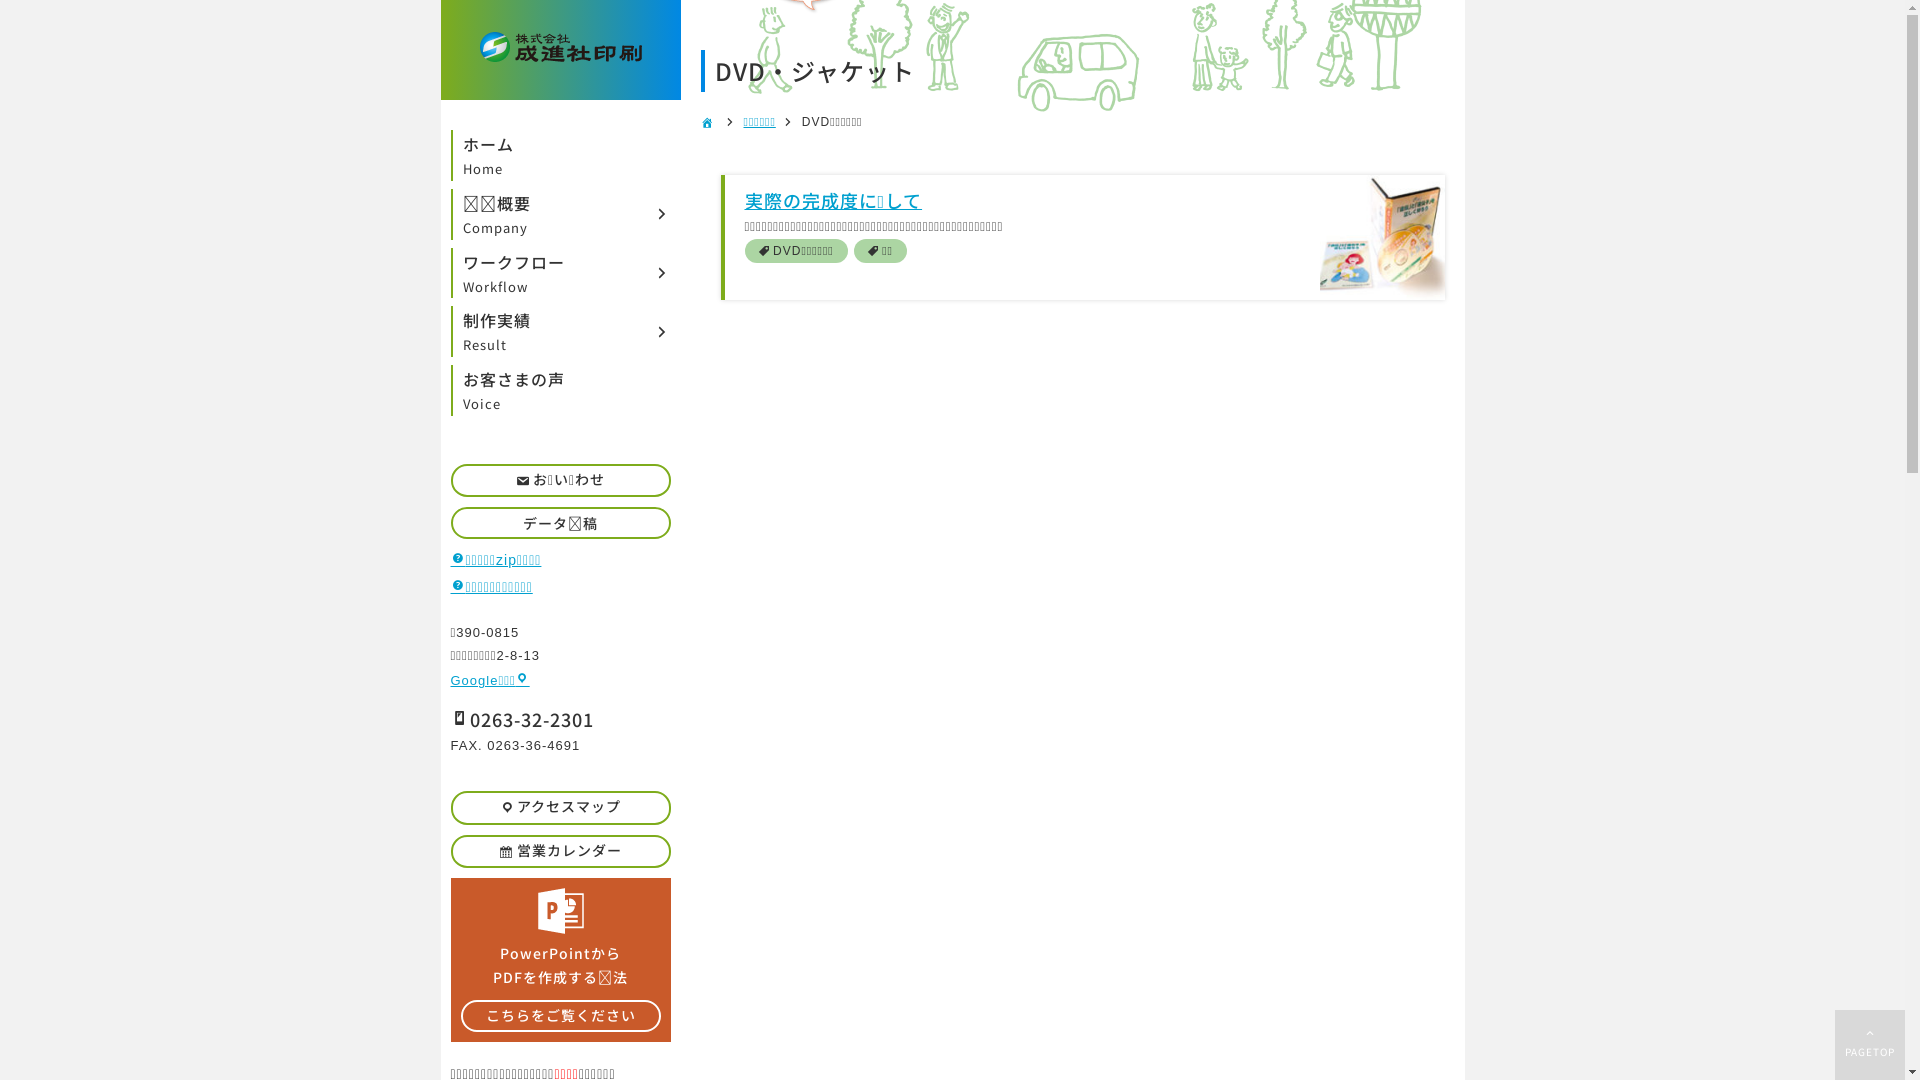 The image size is (1920, 1080). Describe the element at coordinates (521, 717) in the screenshot. I see `'0263-32-2301'` at that location.